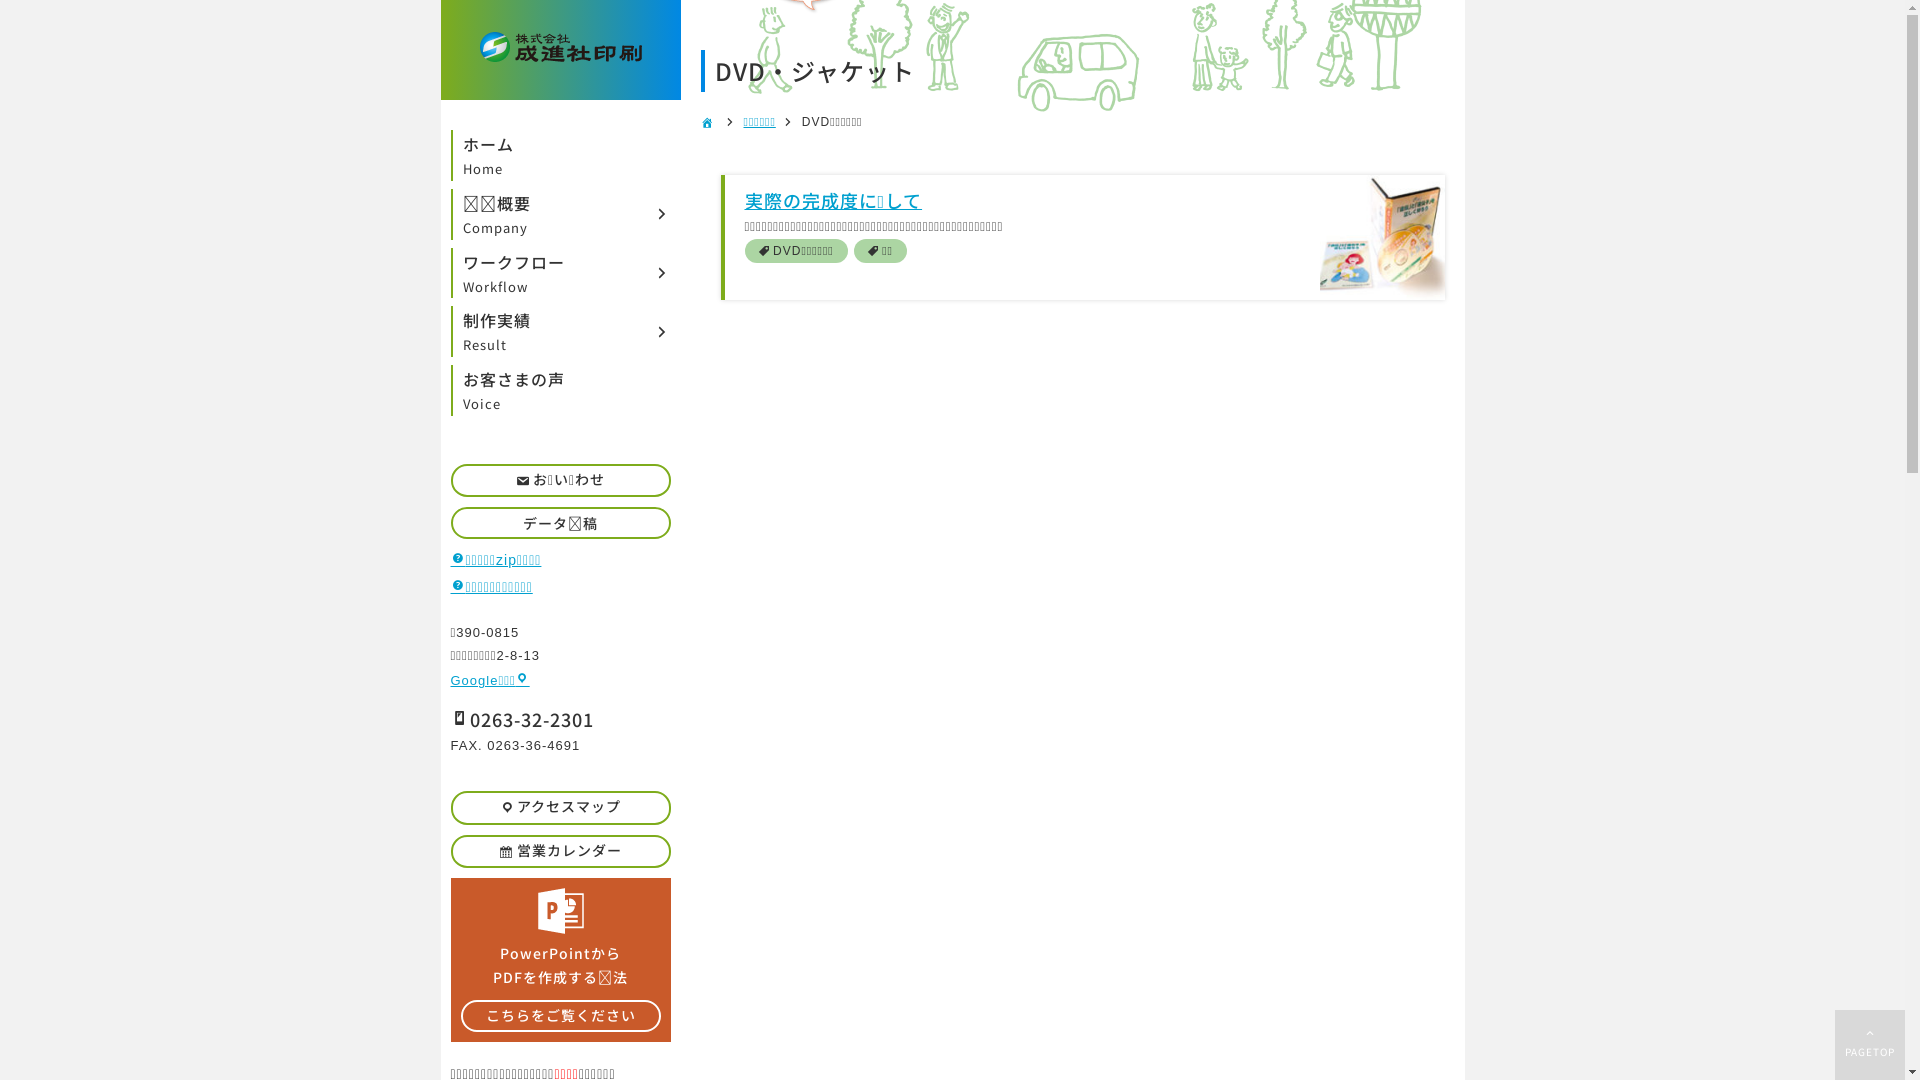 The image size is (1920, 1080). Describe the element at coordinates (521, 717) in the screenshot. I see `'0263-32-2301'` at that location.